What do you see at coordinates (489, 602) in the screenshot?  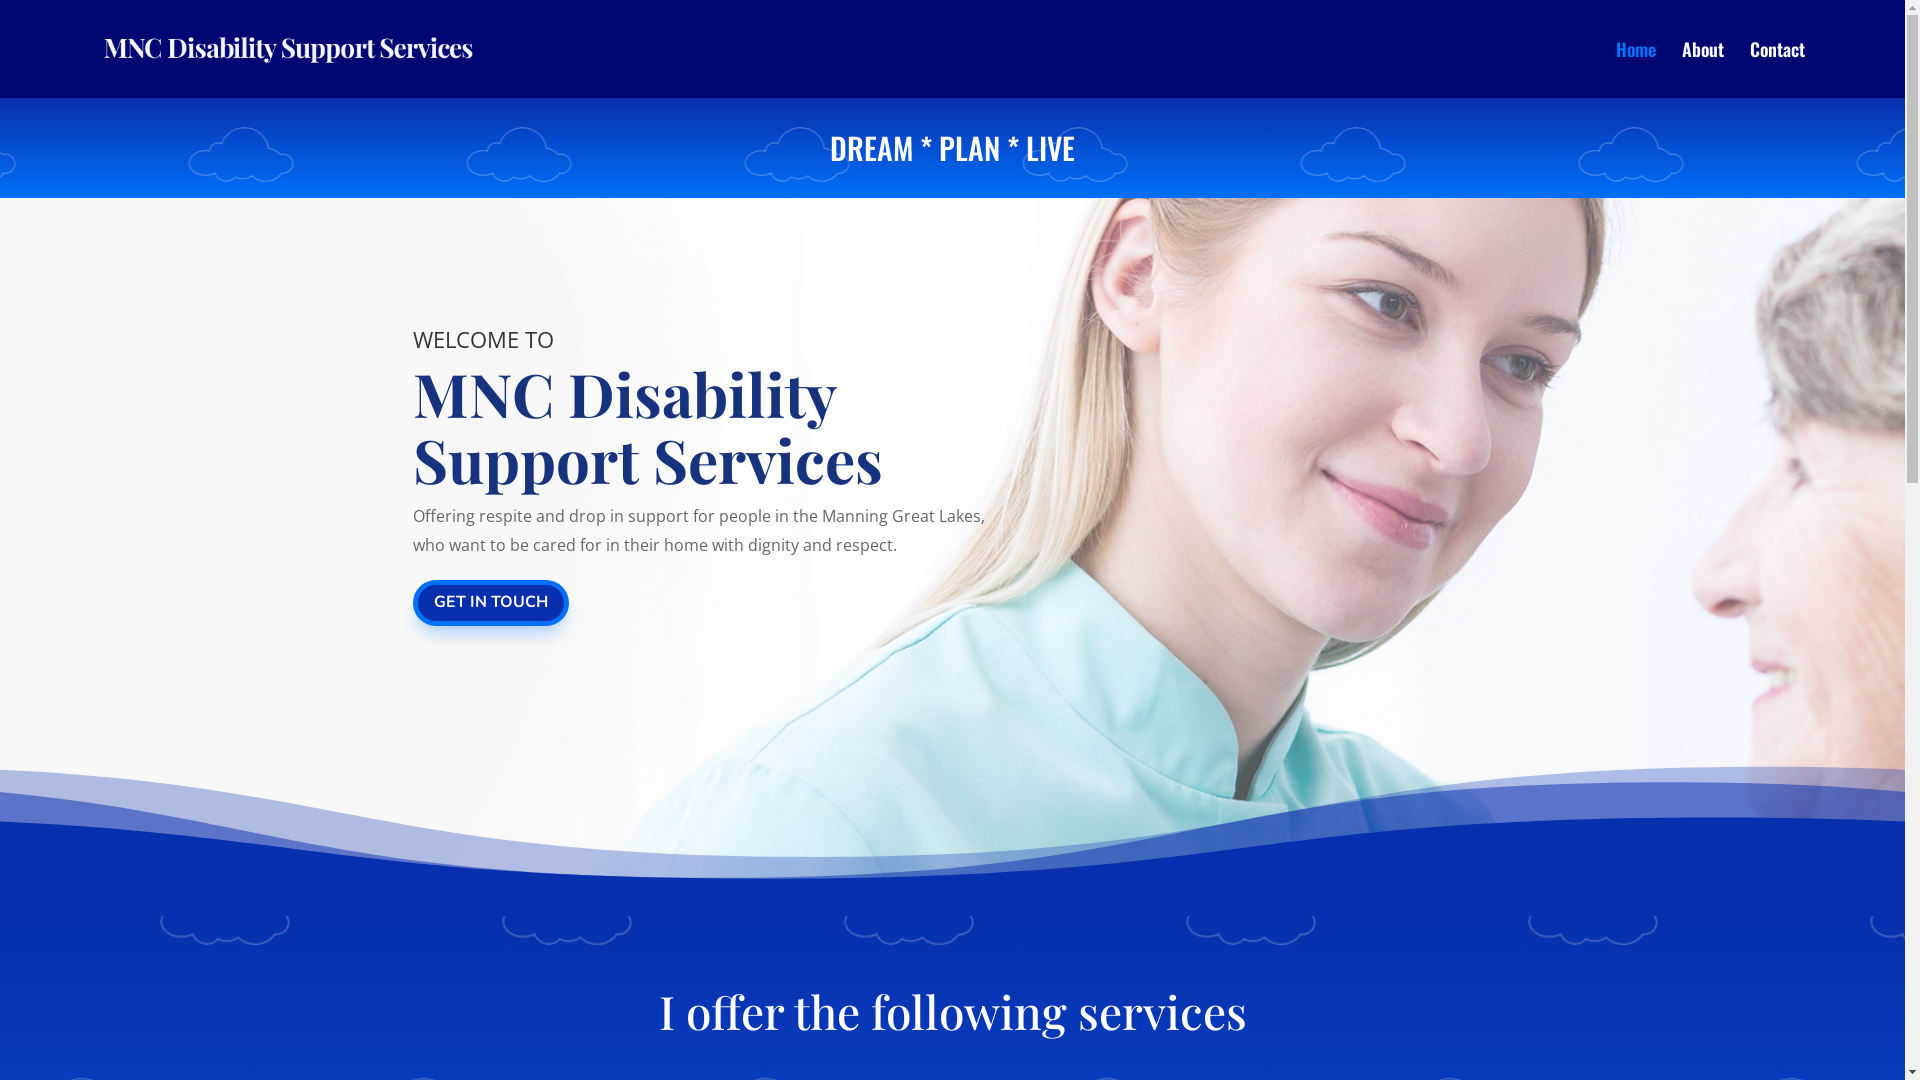 I see `'GET IN TOUCH'` at bounding box center [489, 602].